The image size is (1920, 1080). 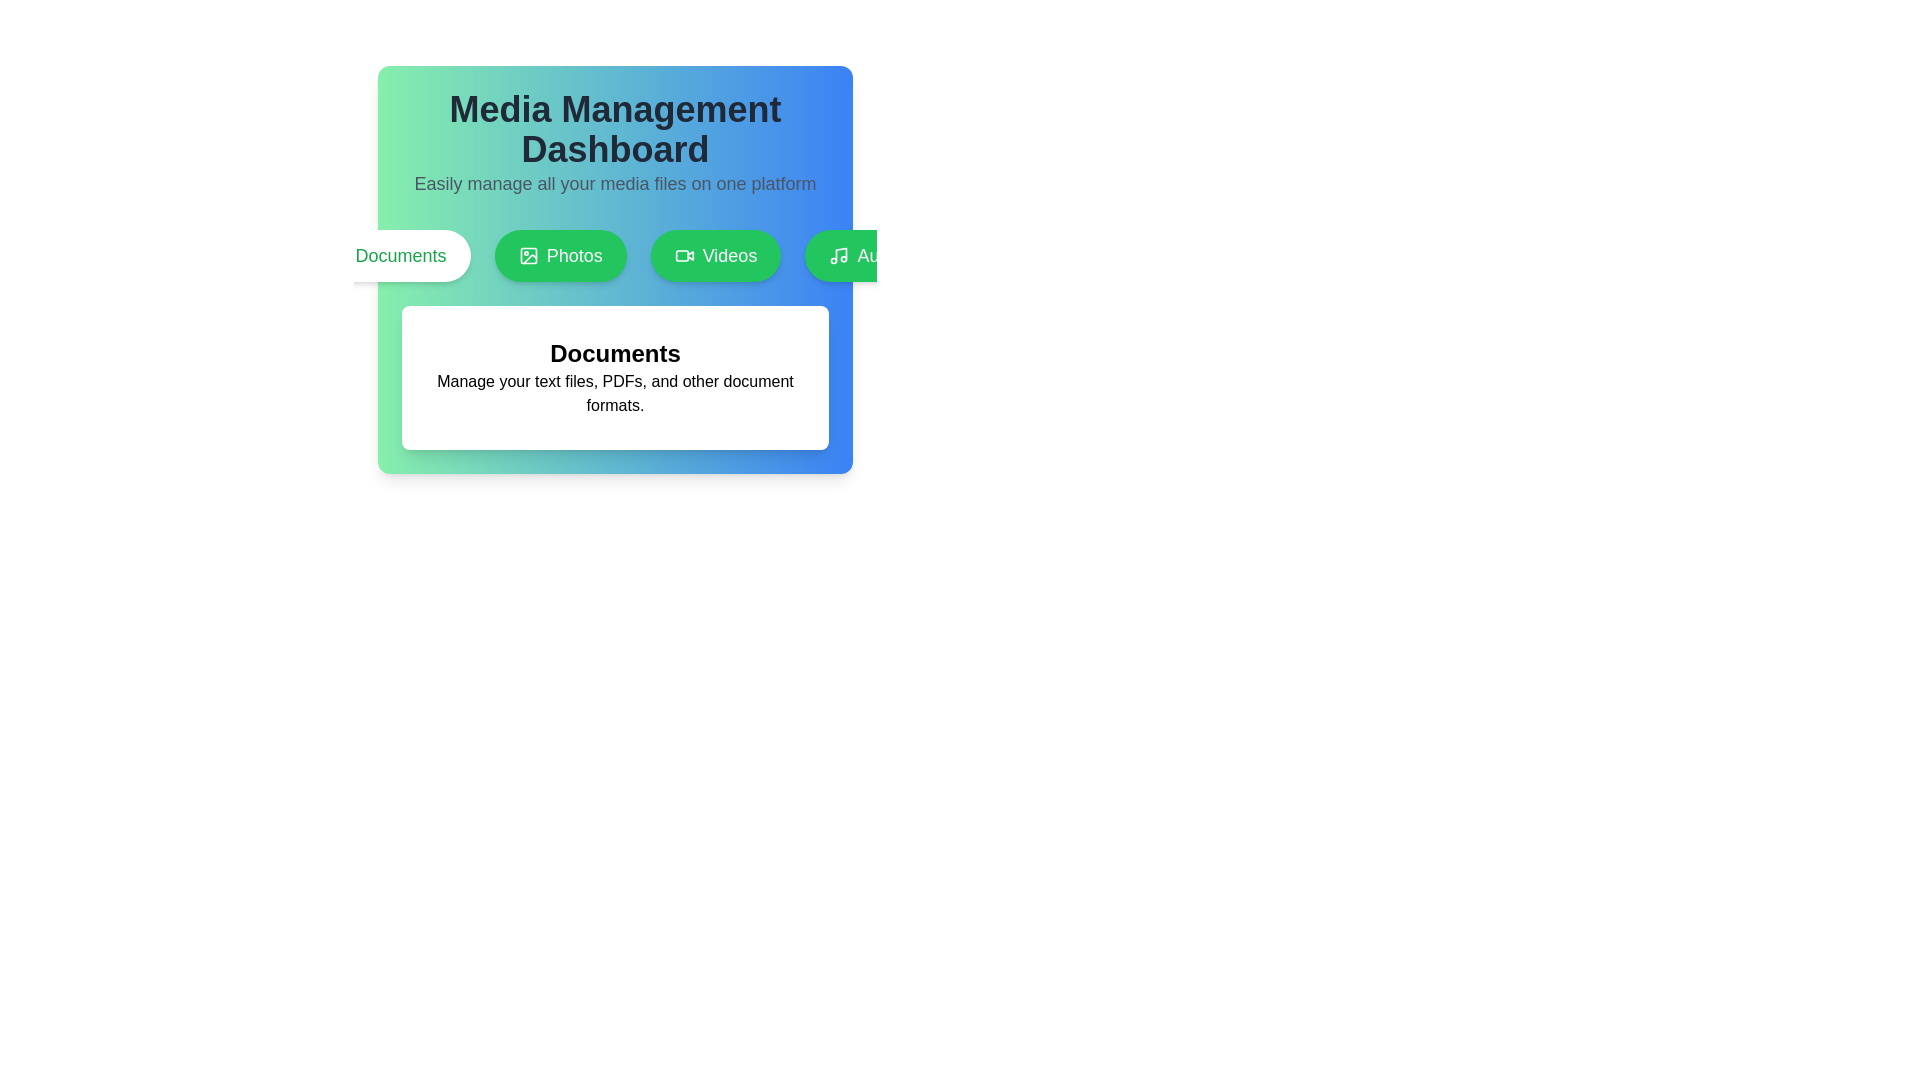 What do you see at coordinates (614, 254) in the screenshot?
I see `the navigation button located between the 'Documents' button and the 'Videos' button` at bounding box center [614, 254].